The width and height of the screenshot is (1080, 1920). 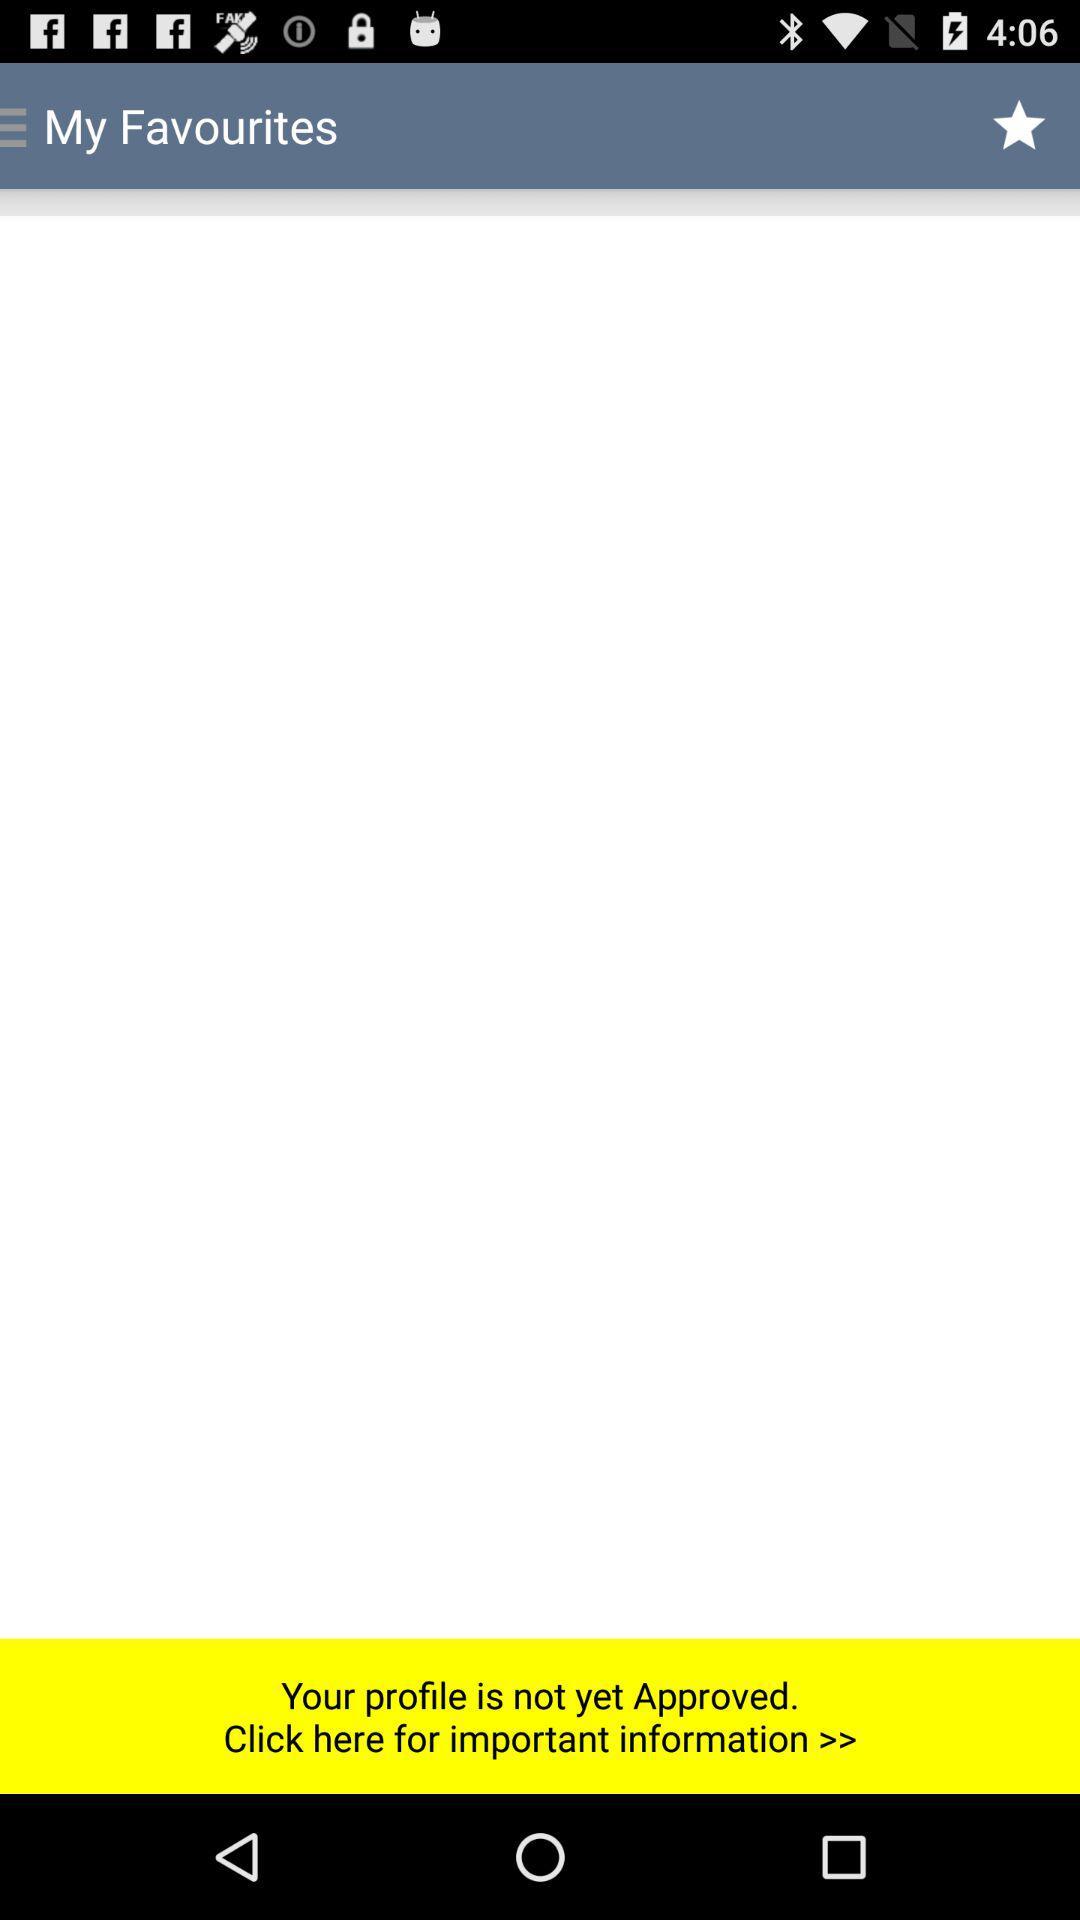 I want to click on icon above the your profile is item, so click(x=540, y=926).